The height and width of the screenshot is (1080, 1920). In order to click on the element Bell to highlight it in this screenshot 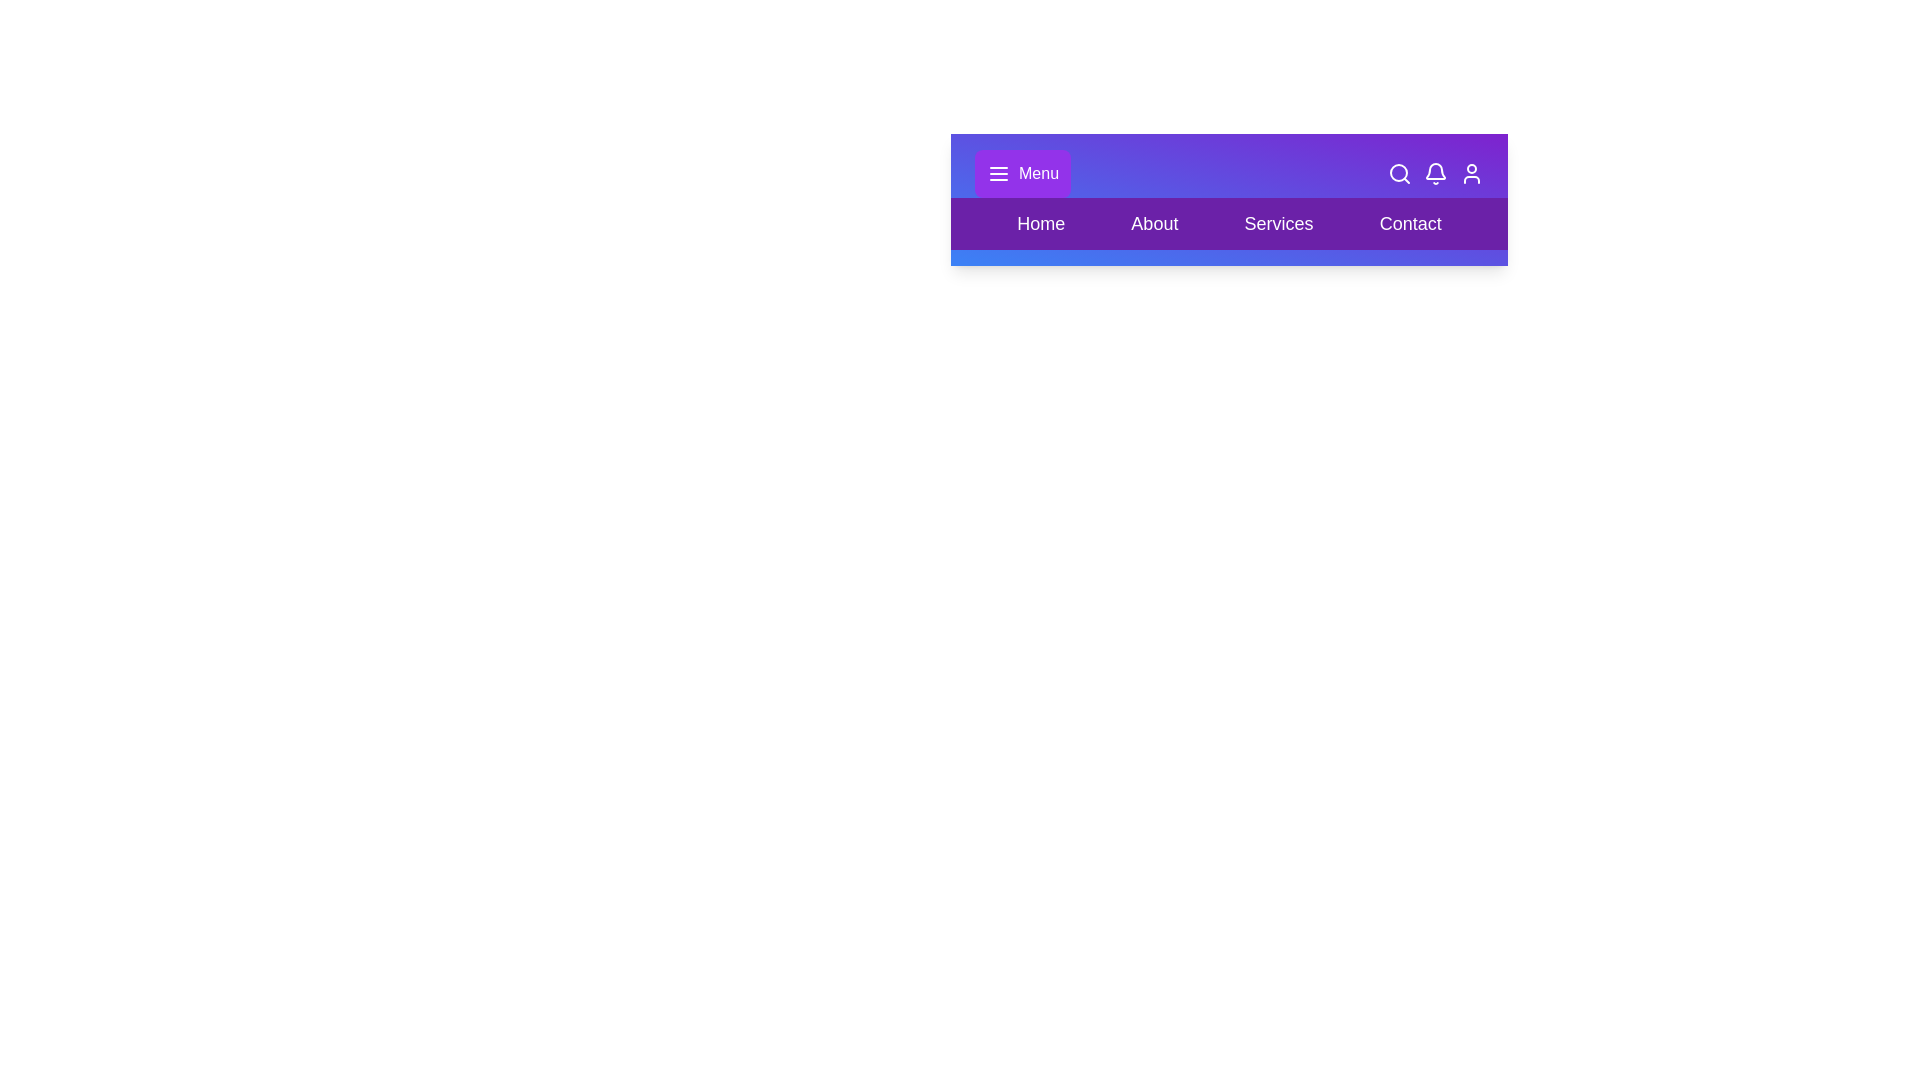, I will do `click(1434, 172)`.